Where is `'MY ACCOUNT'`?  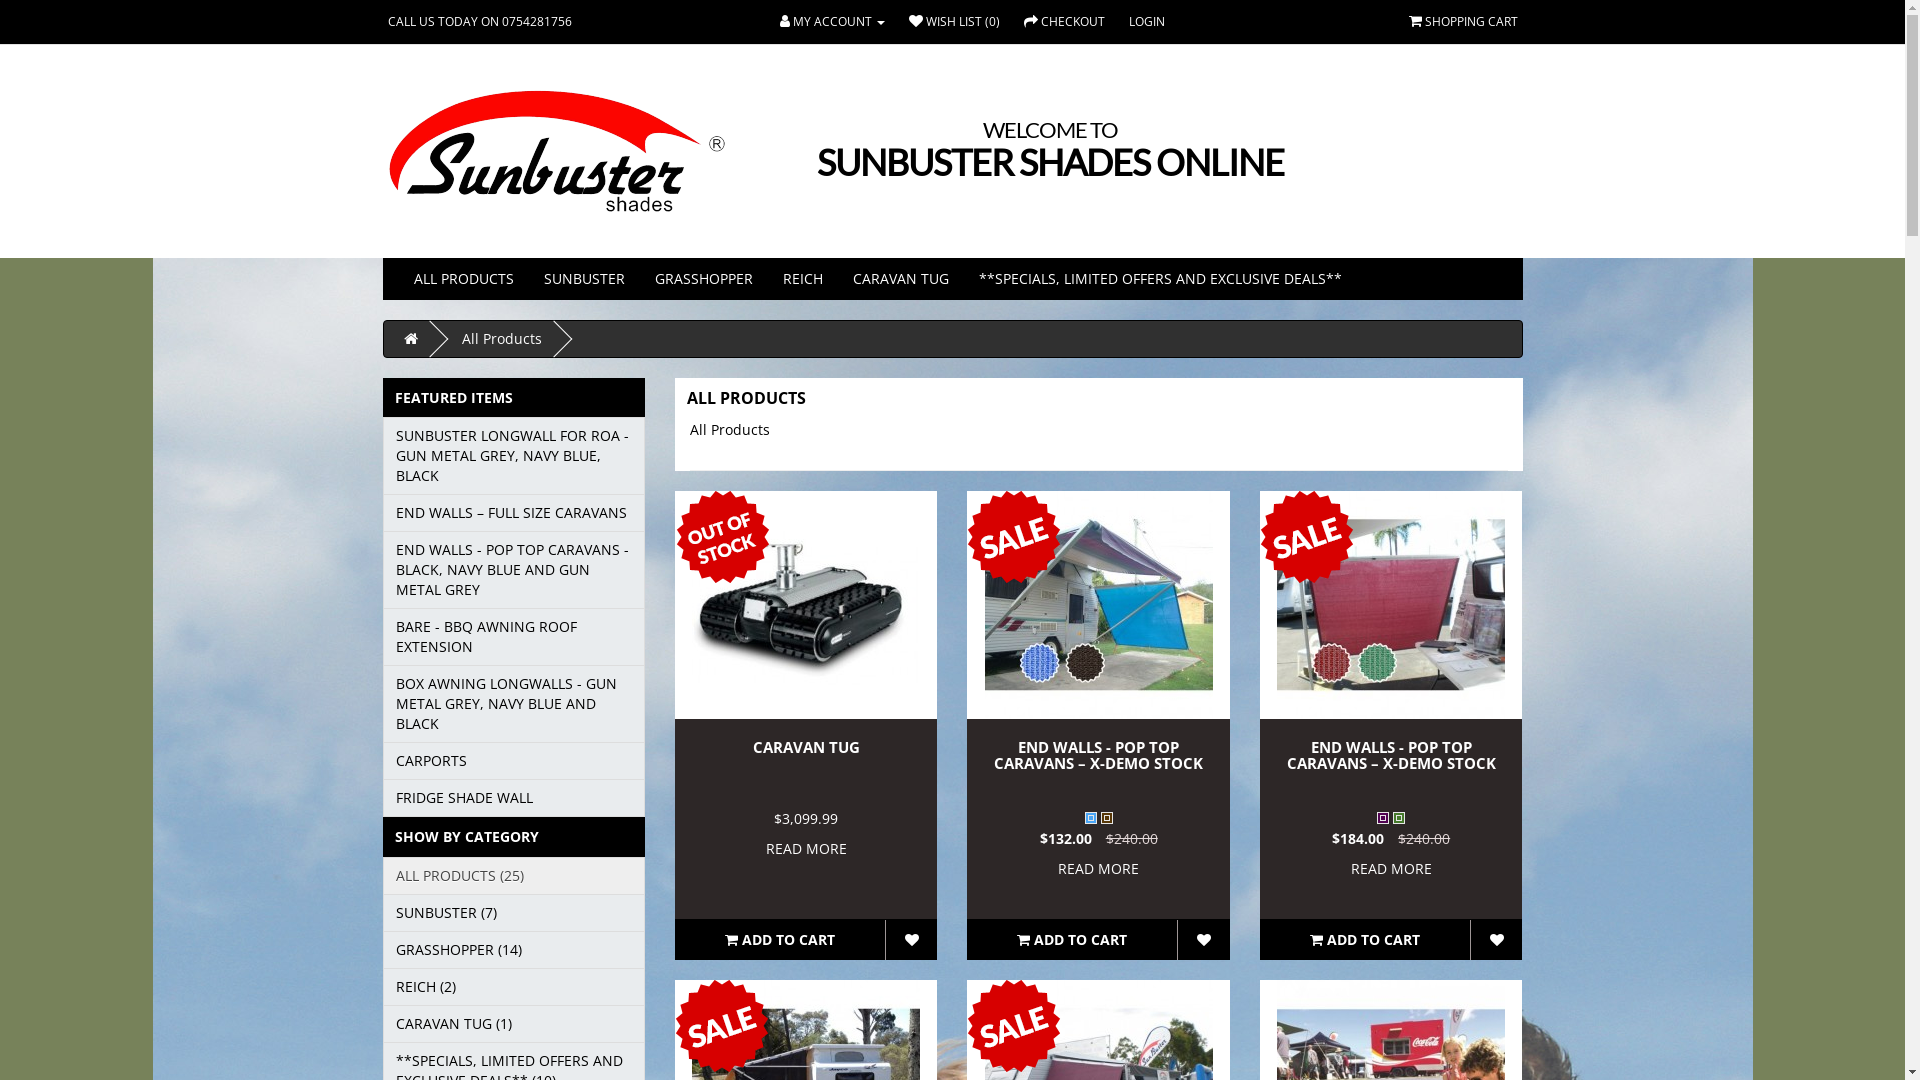
'MY ACCOUNT' is located at coordinates (832, 21).